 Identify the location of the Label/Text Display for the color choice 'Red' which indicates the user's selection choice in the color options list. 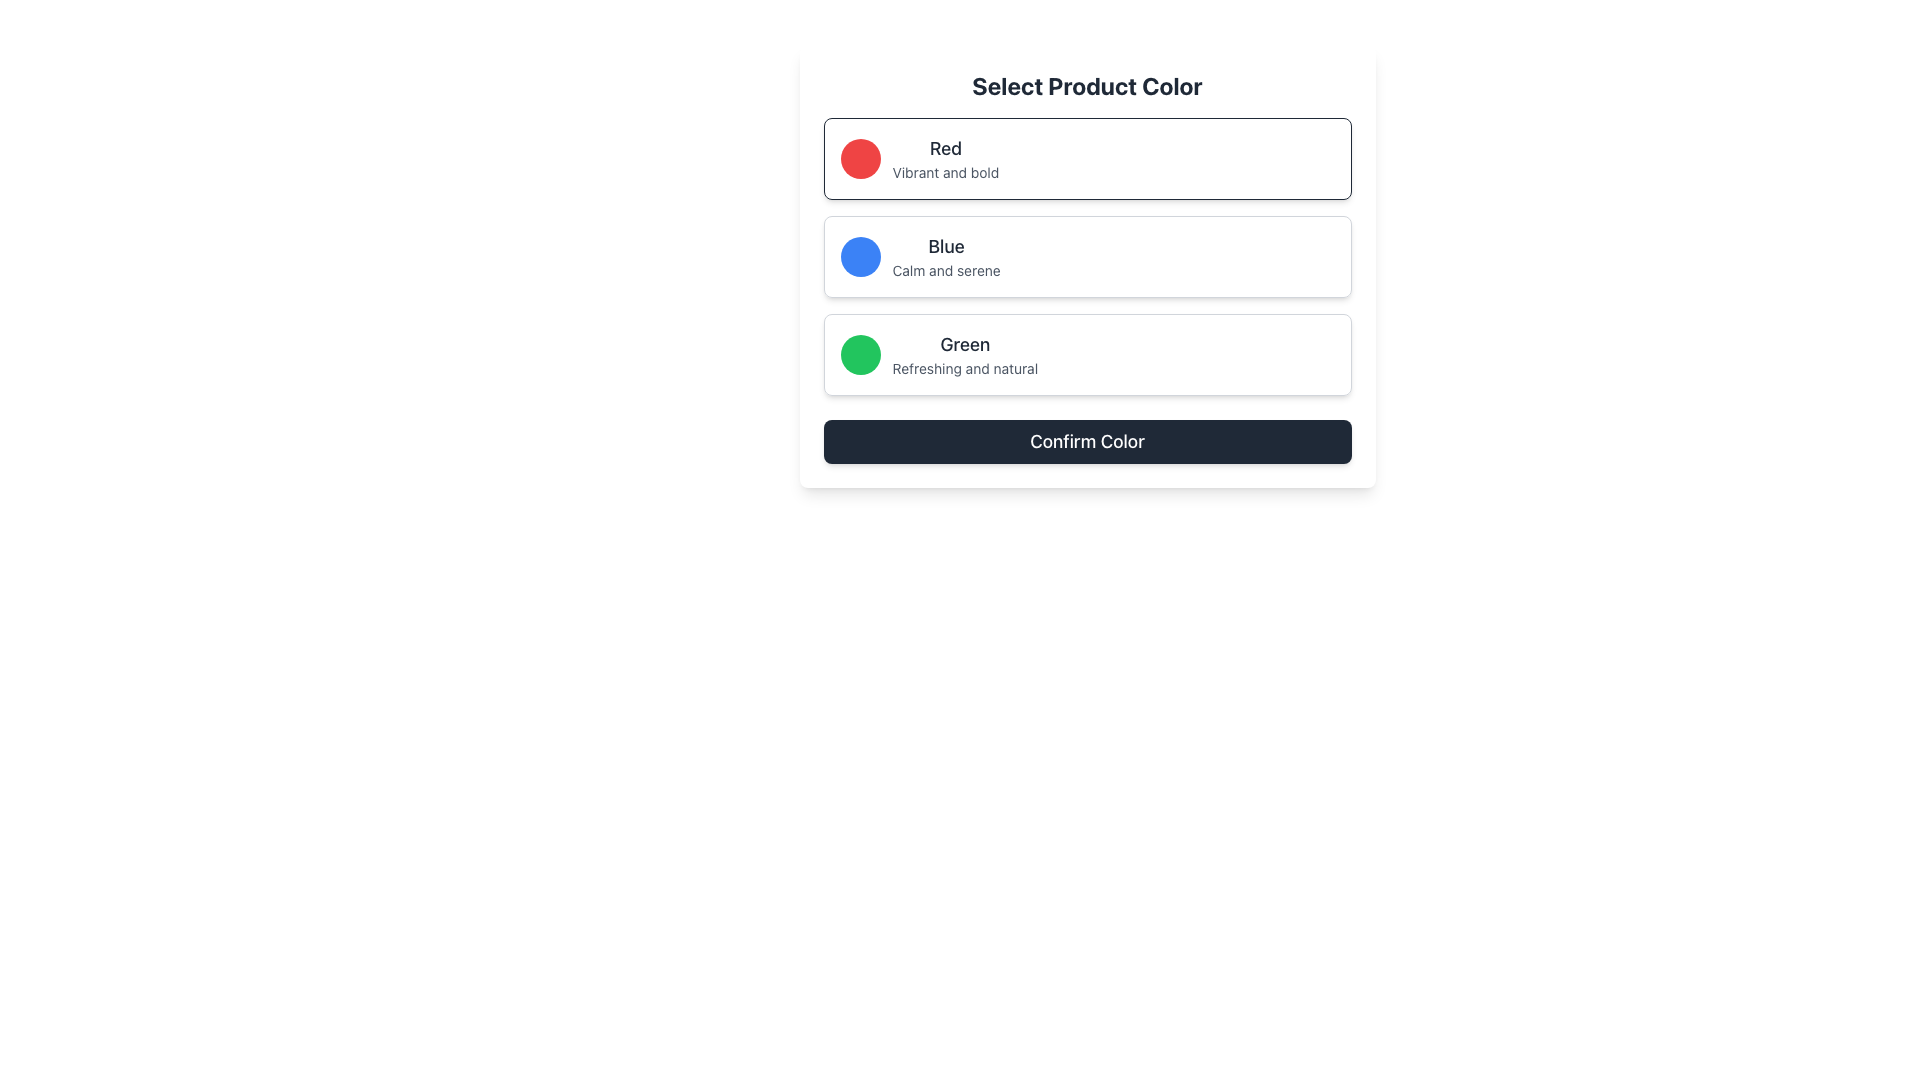
(944, 148).